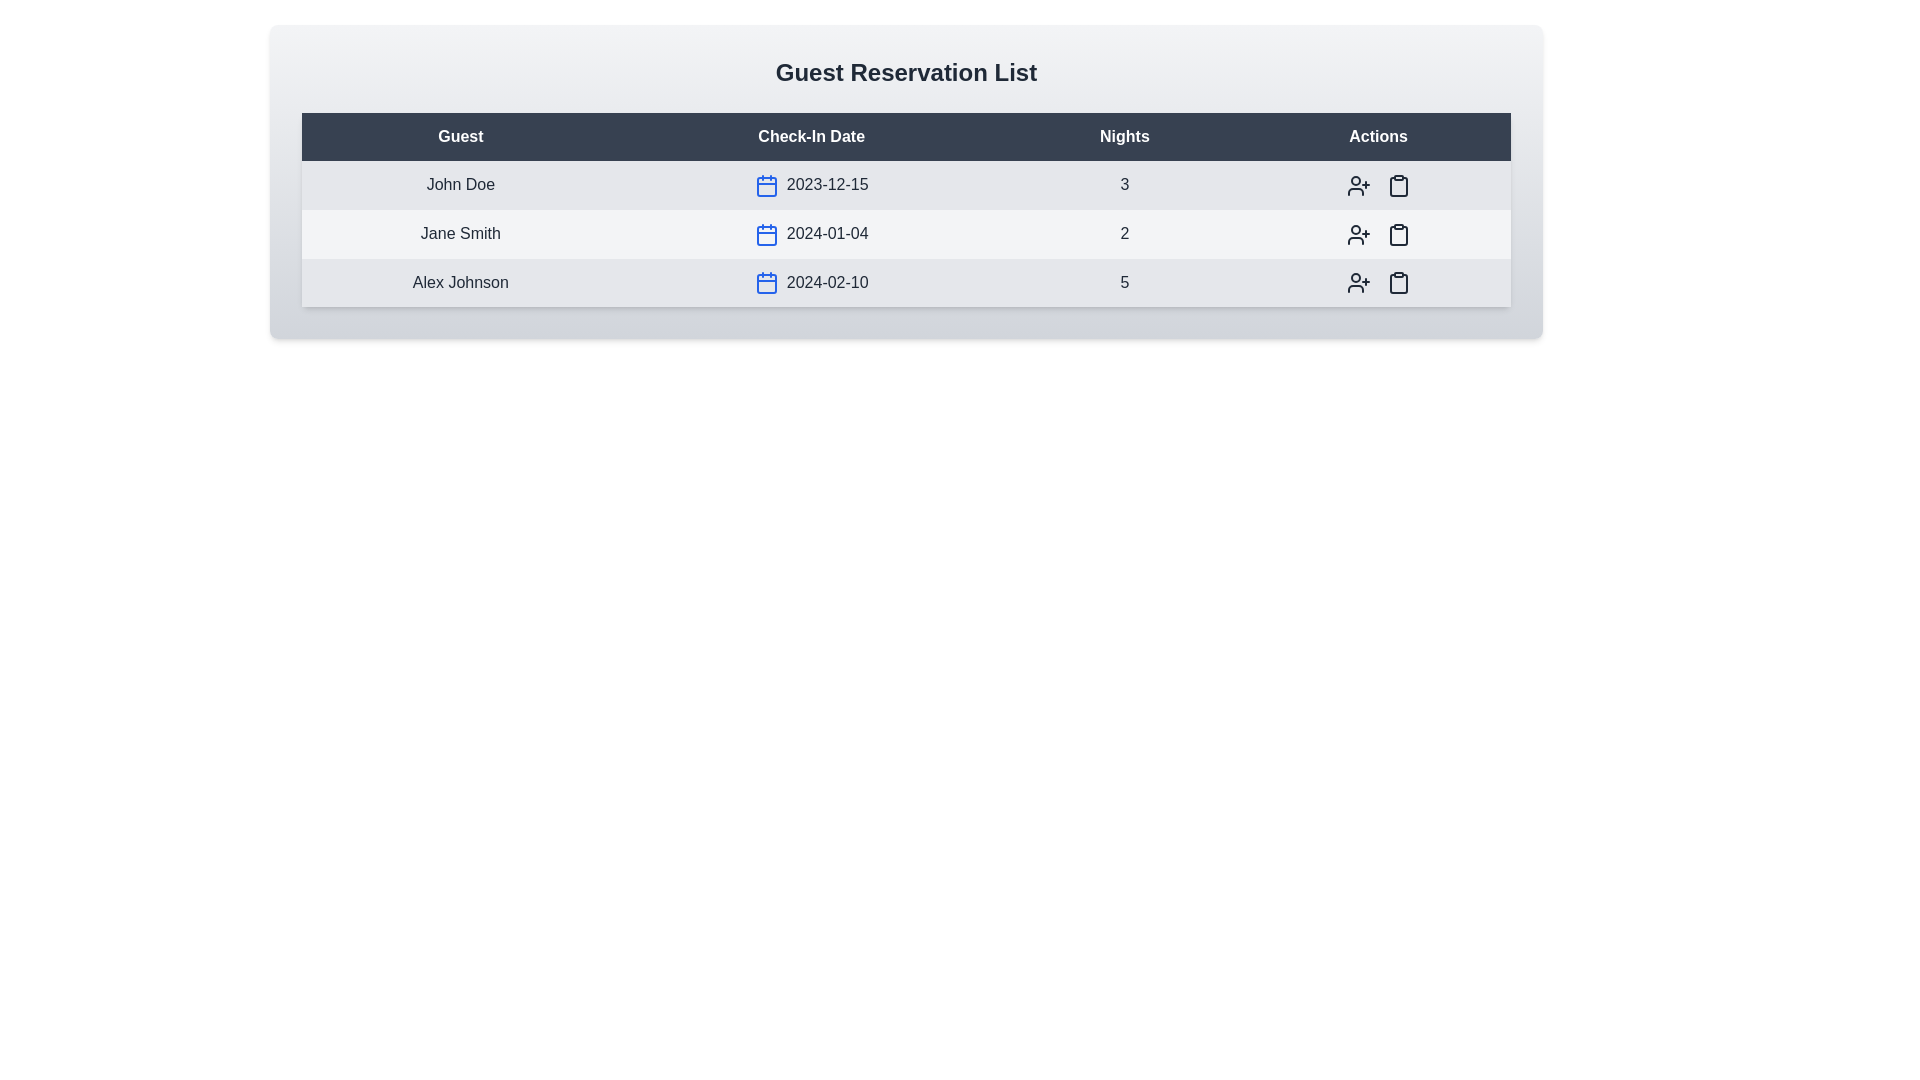  What do you see at coordinates (1124, 233) in the screenshot?
I see `the 'Nights' data display for 'Jane Smith' in the second row of the table` at bounding box center [1124, 233].